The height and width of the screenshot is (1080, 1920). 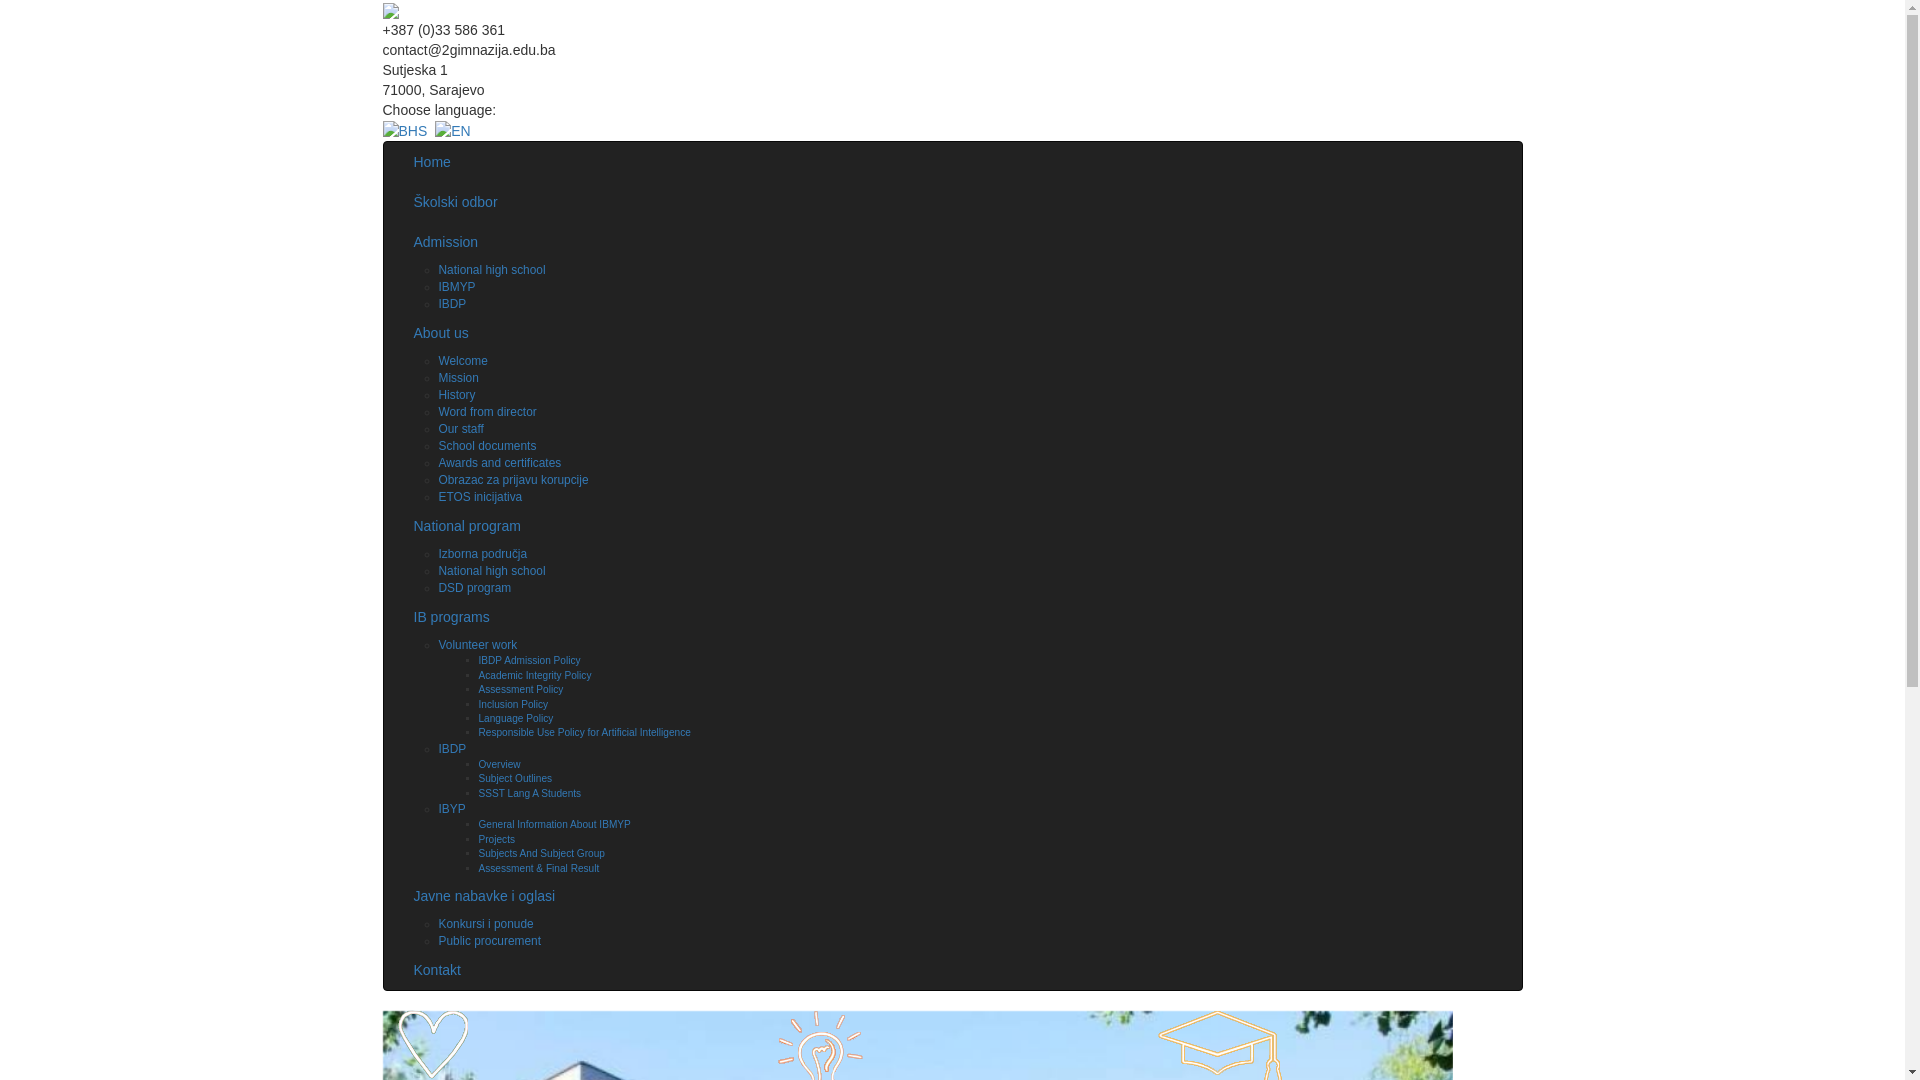 What do you see at coordinates (489, 941) in the screenshot?
I see `'Public procurement'` at bounding box center [489, 941].